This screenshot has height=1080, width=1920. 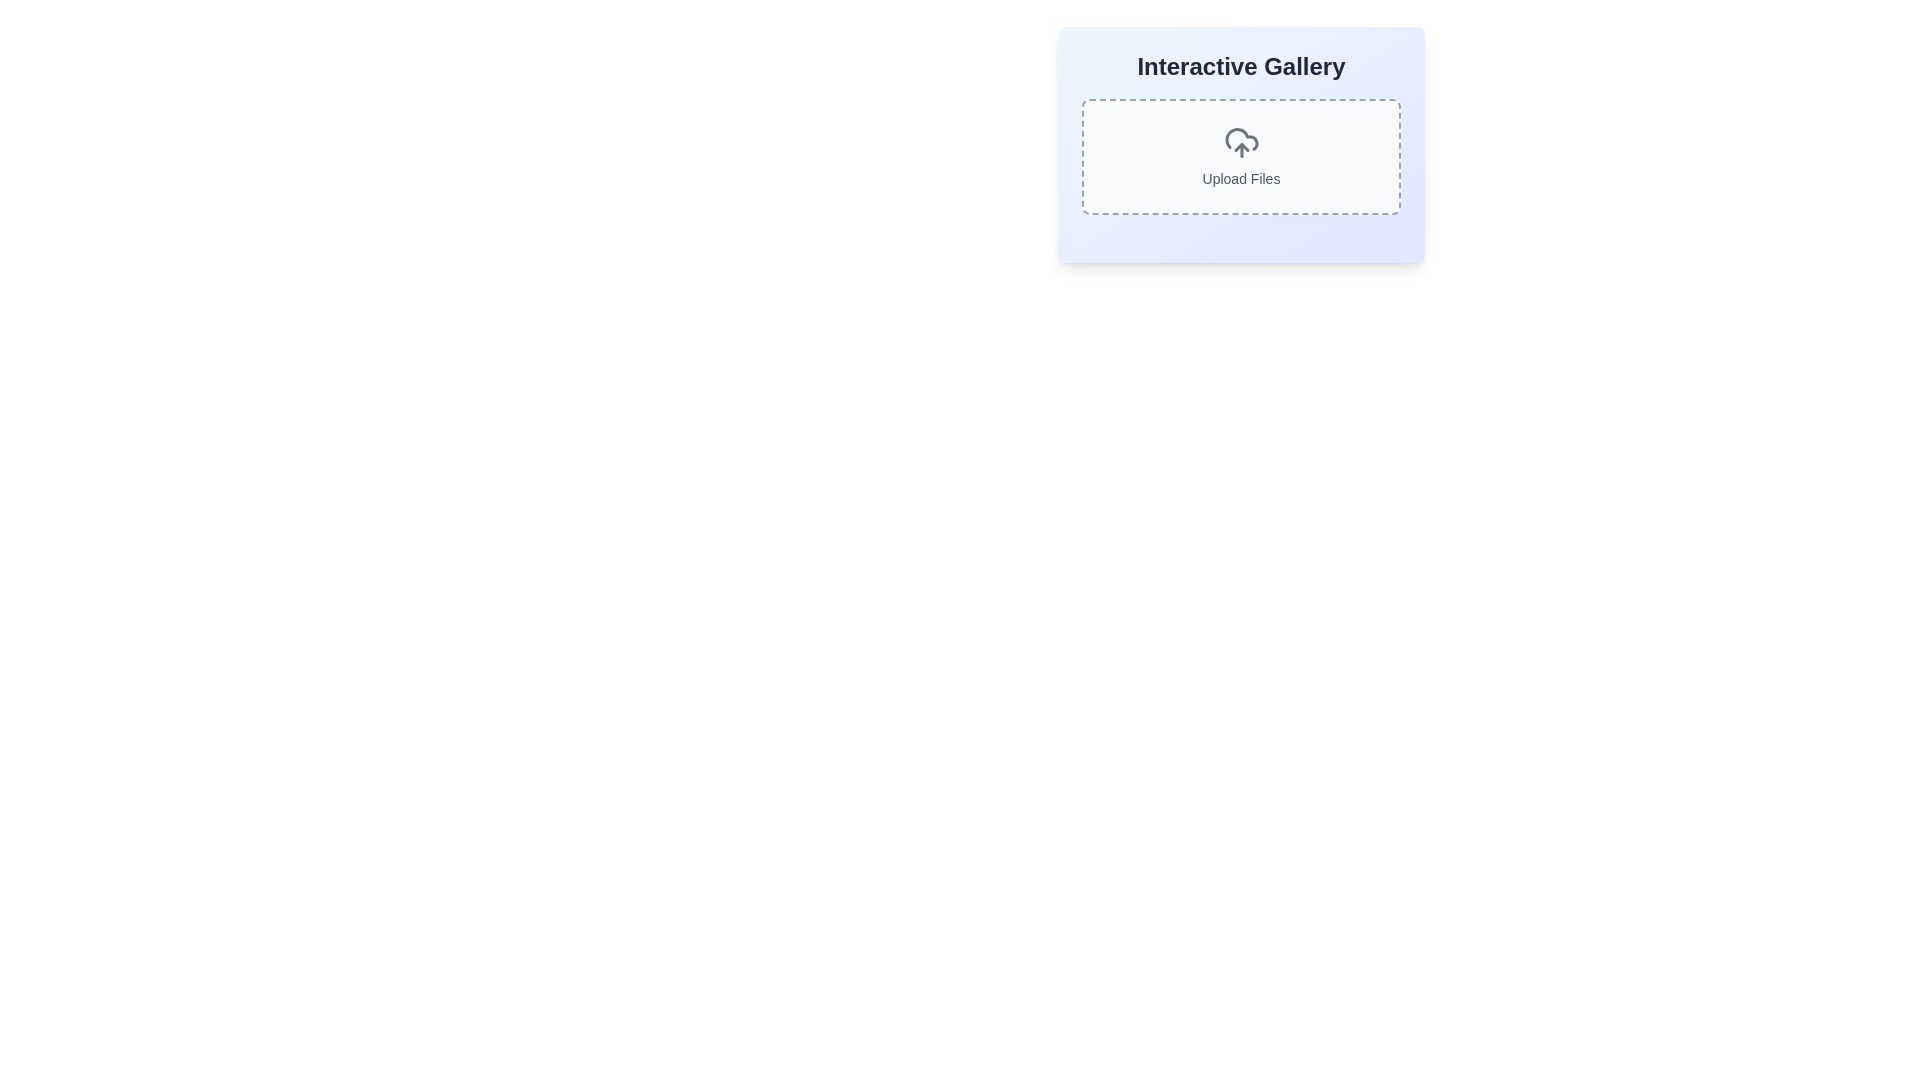 What do you see at coordinates (1240, 177) in the screenshot?
I see `the text label located inside the dashed border box with rounded corners, positioned near the center-bottom and directly below the cloud upload icon` at bounding box center [1240, 177].